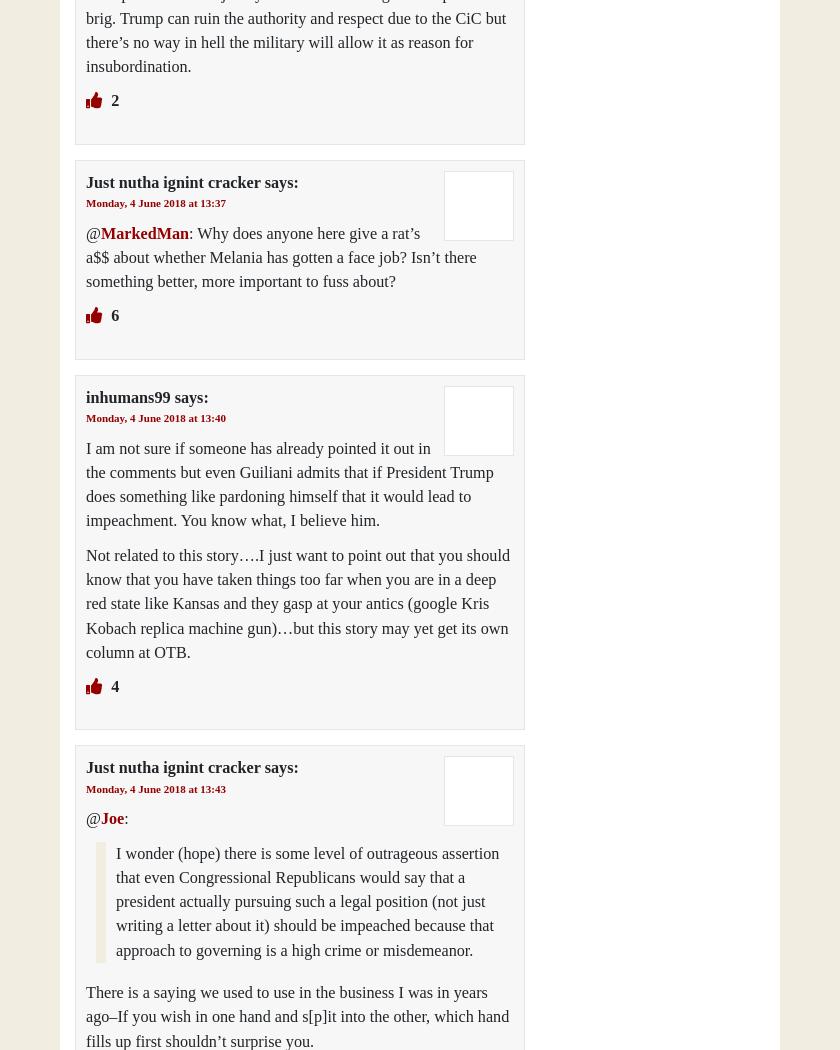  What do you see at coordinates (113, 687) in the screenshot?
I see `'4'` at bounding box center [113, 687].